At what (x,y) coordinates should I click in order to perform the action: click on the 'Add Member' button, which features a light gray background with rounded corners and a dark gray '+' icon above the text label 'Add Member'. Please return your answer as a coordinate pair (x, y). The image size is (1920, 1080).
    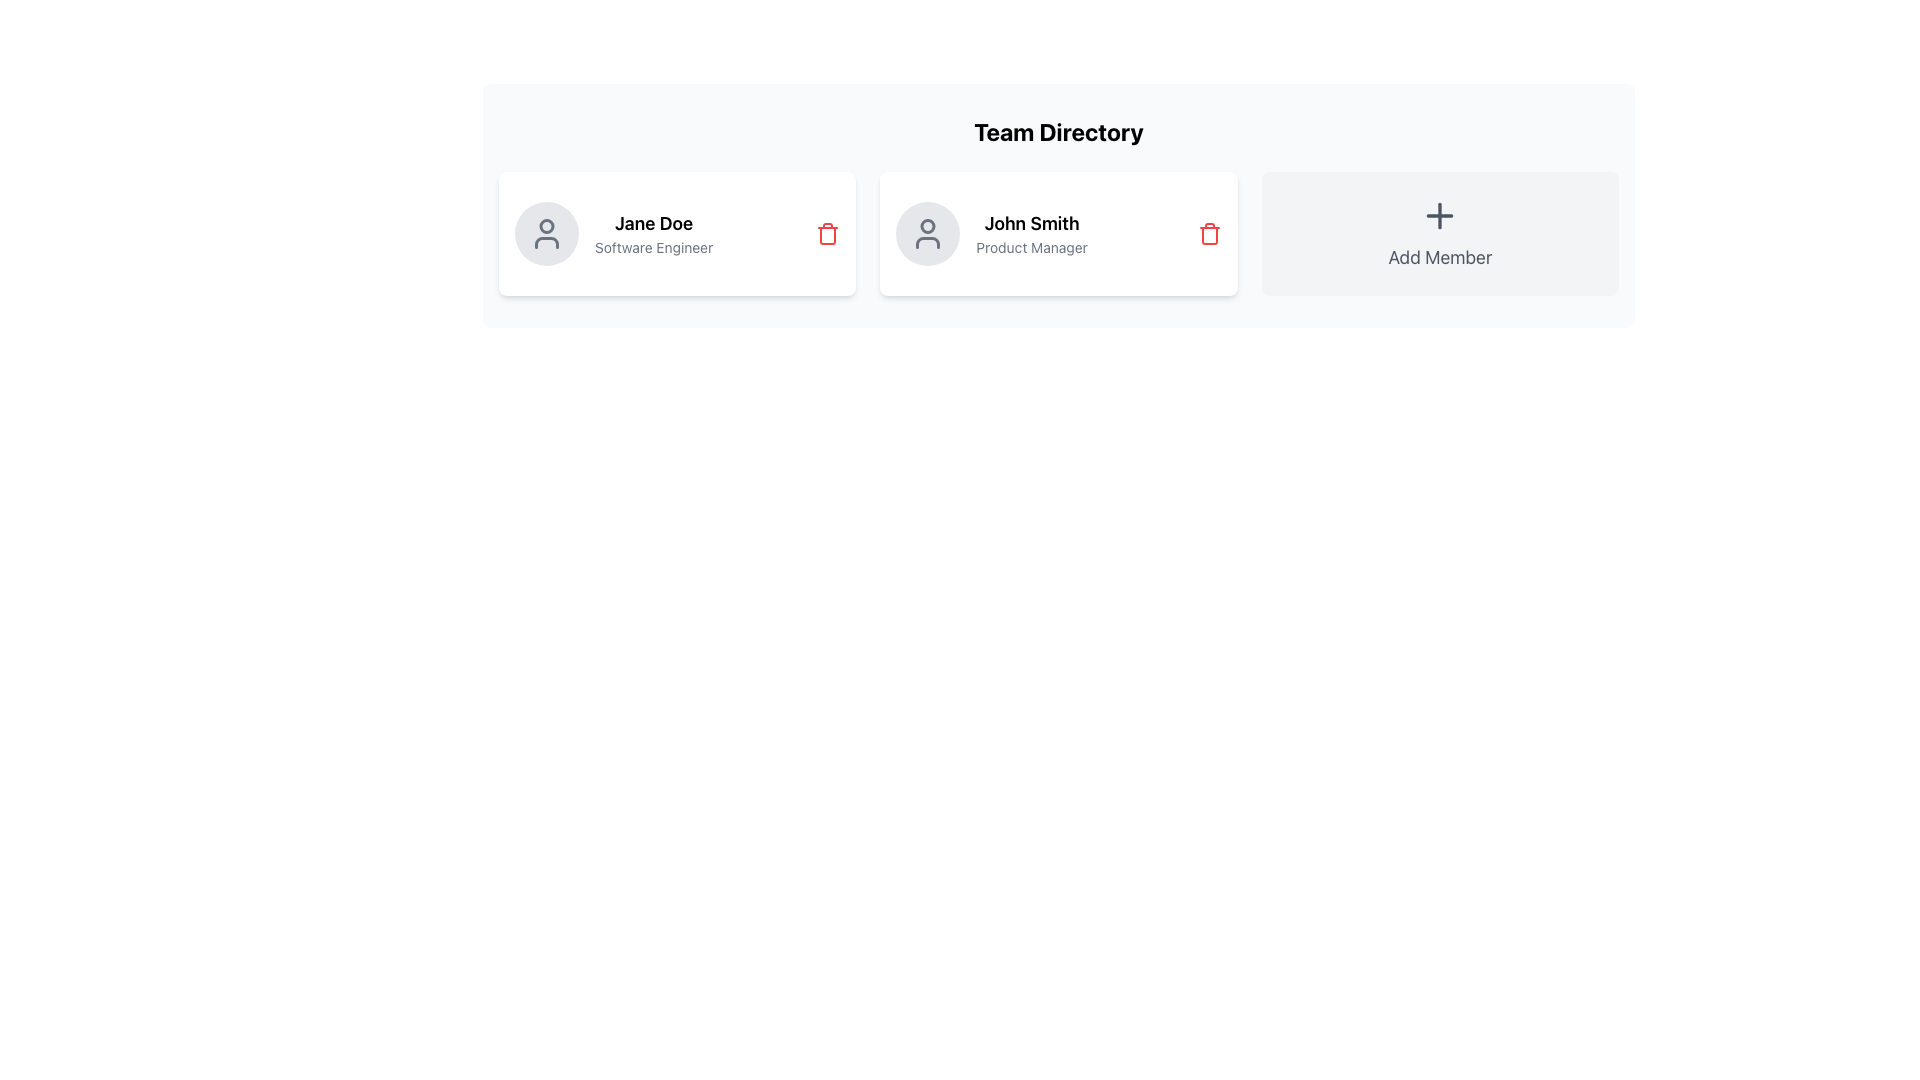
    Looking at the image, I should click on (1440, 233).